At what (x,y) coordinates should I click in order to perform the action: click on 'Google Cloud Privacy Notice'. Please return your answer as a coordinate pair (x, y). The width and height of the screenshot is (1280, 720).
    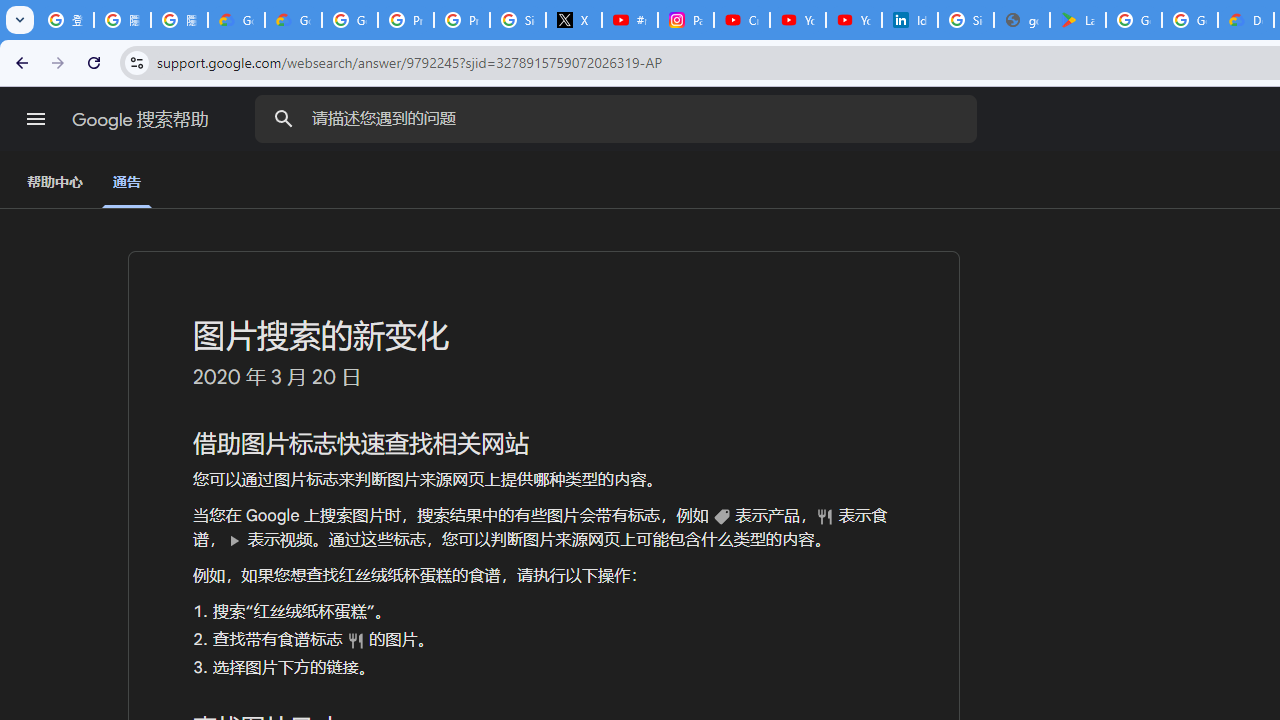
    Looking at the image, I should click on (236, 20).